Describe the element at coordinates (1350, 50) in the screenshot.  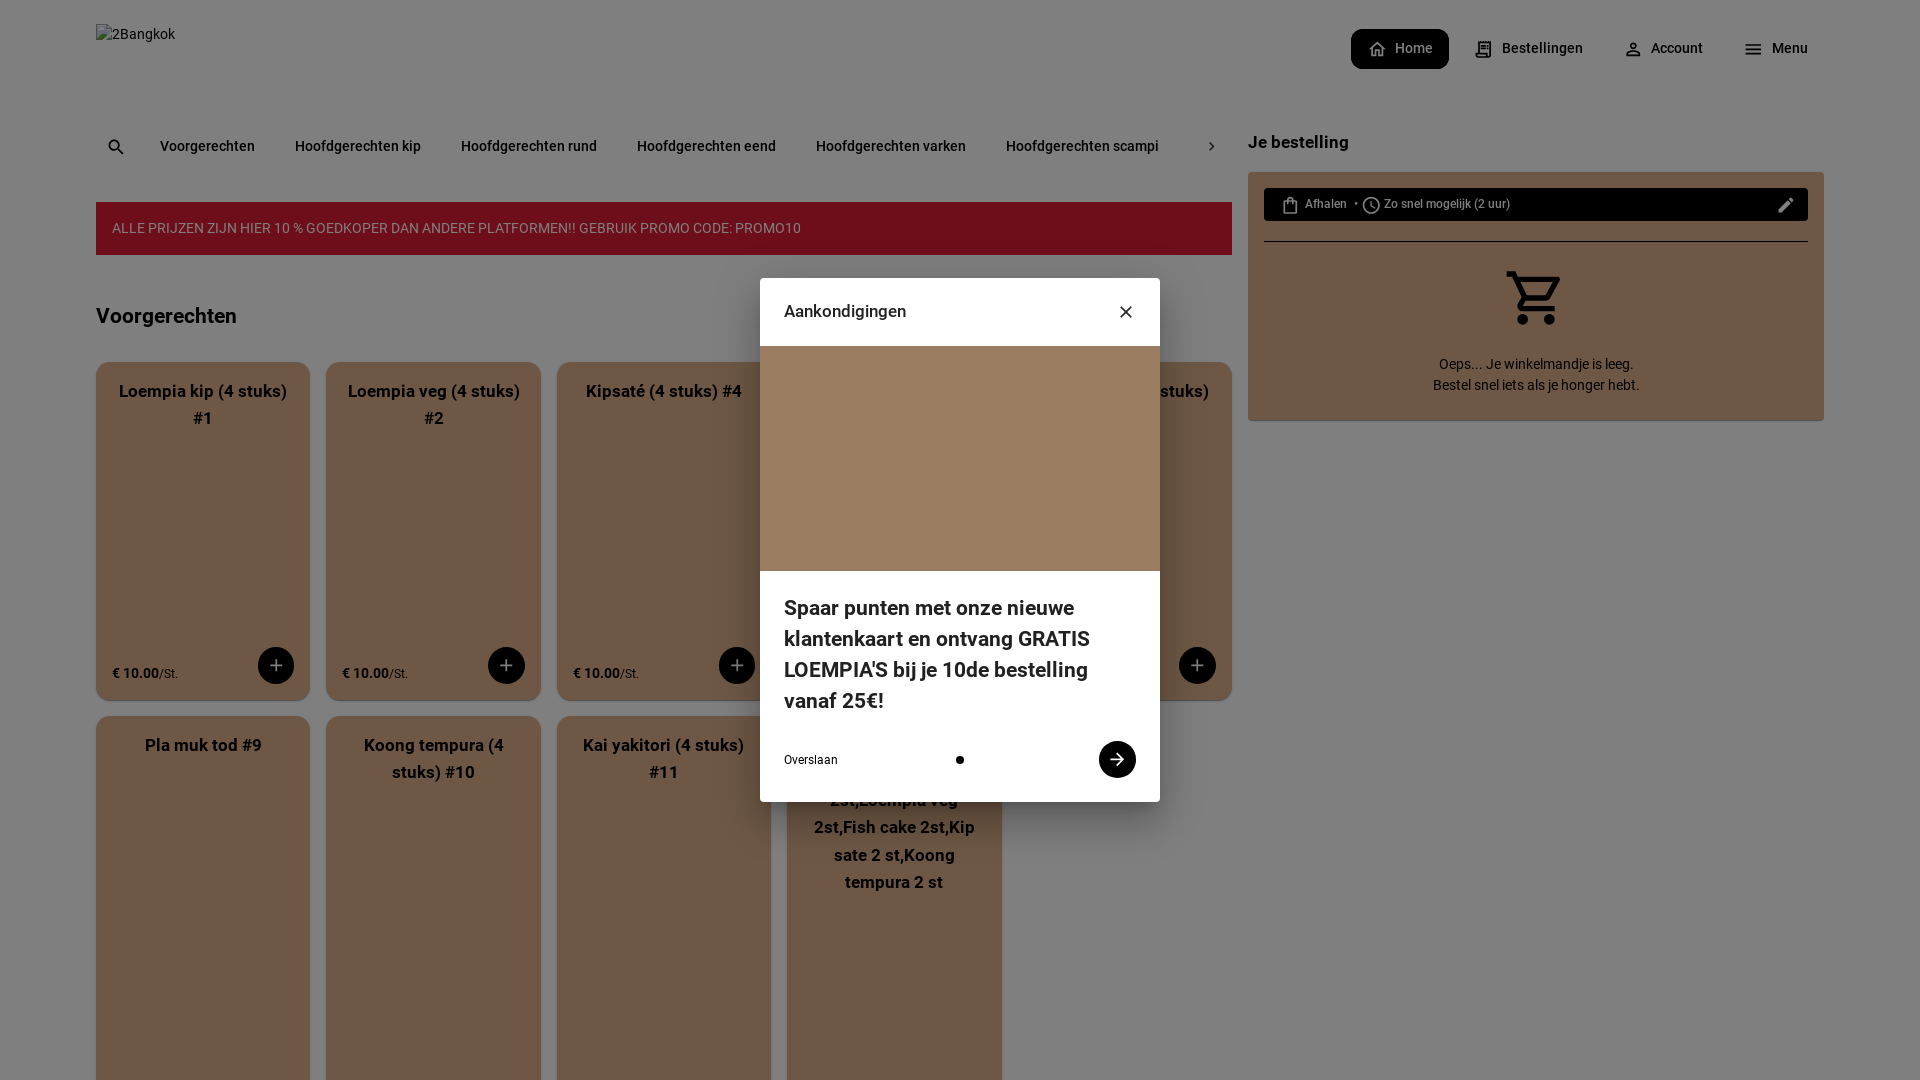
I see `'Home'` at that location.